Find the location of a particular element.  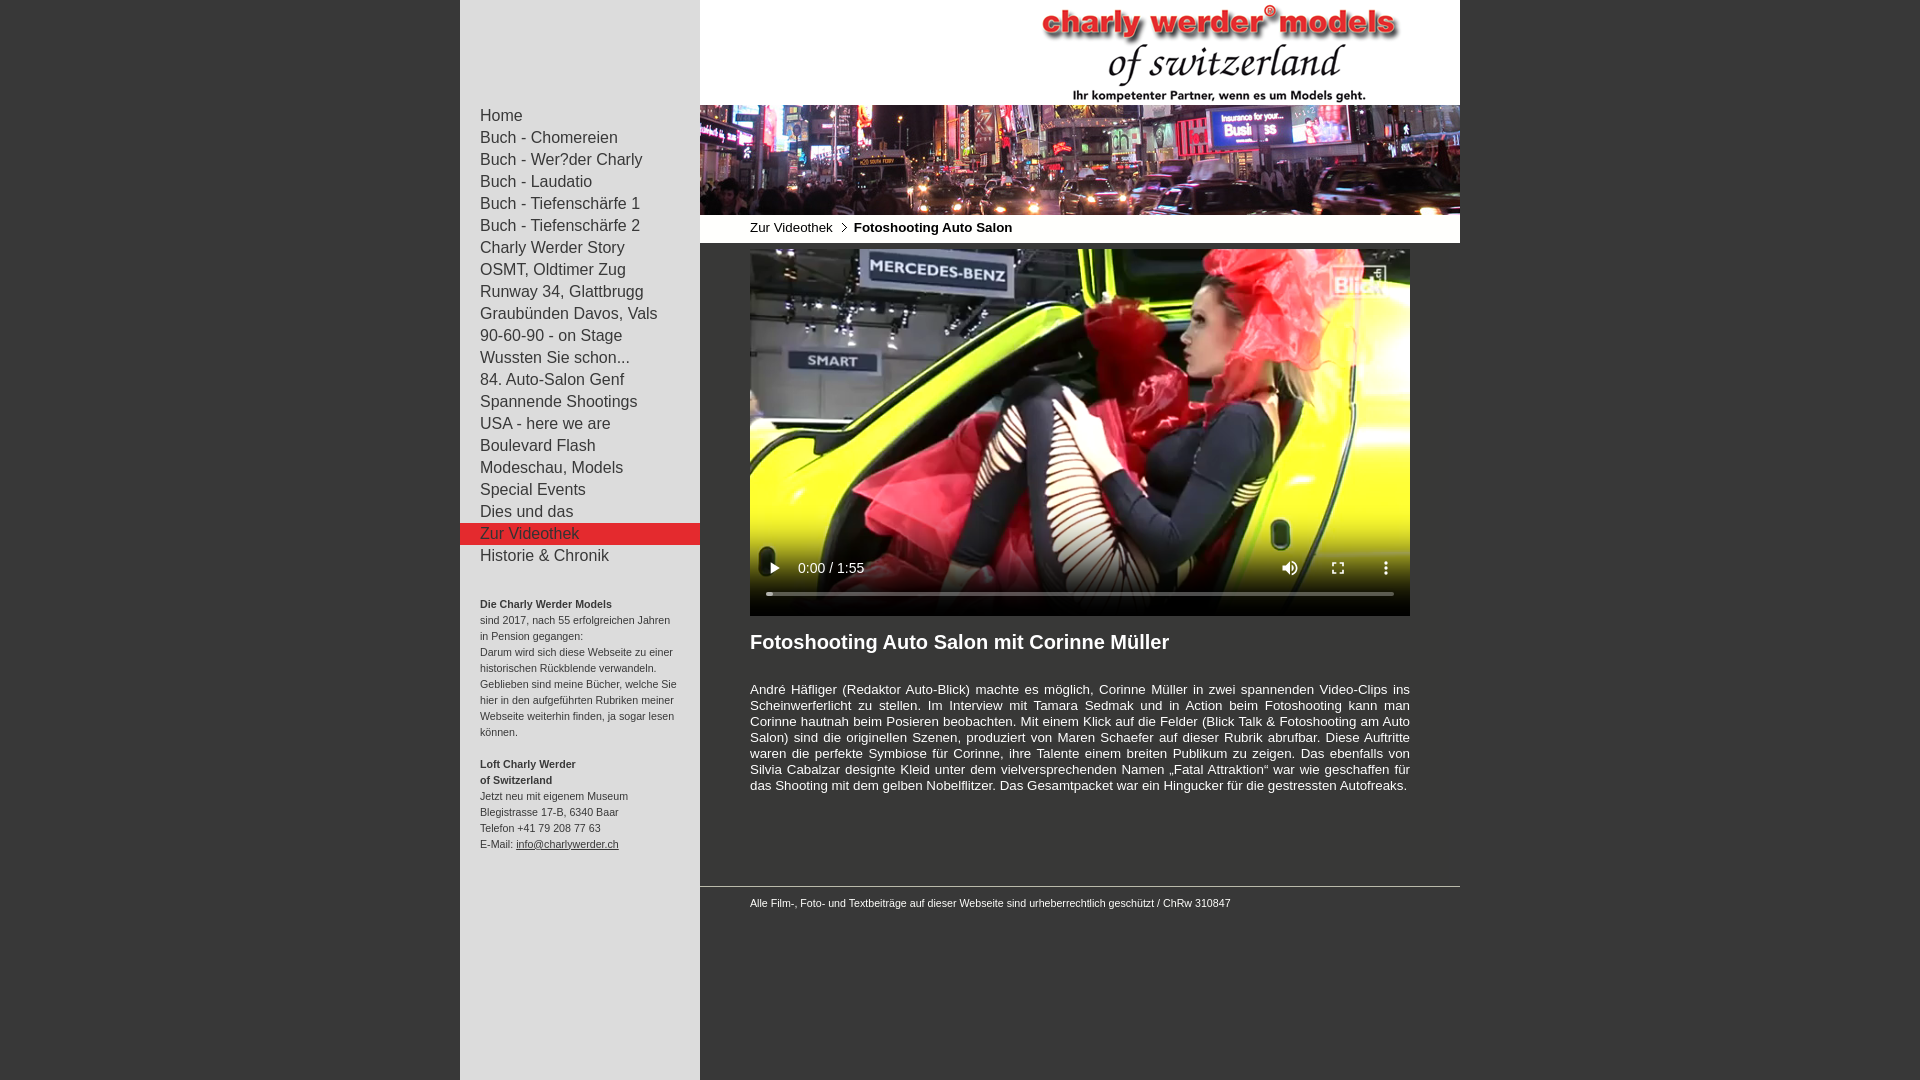

'Wussten Sie schon...' is located at coordinates (569, 357).